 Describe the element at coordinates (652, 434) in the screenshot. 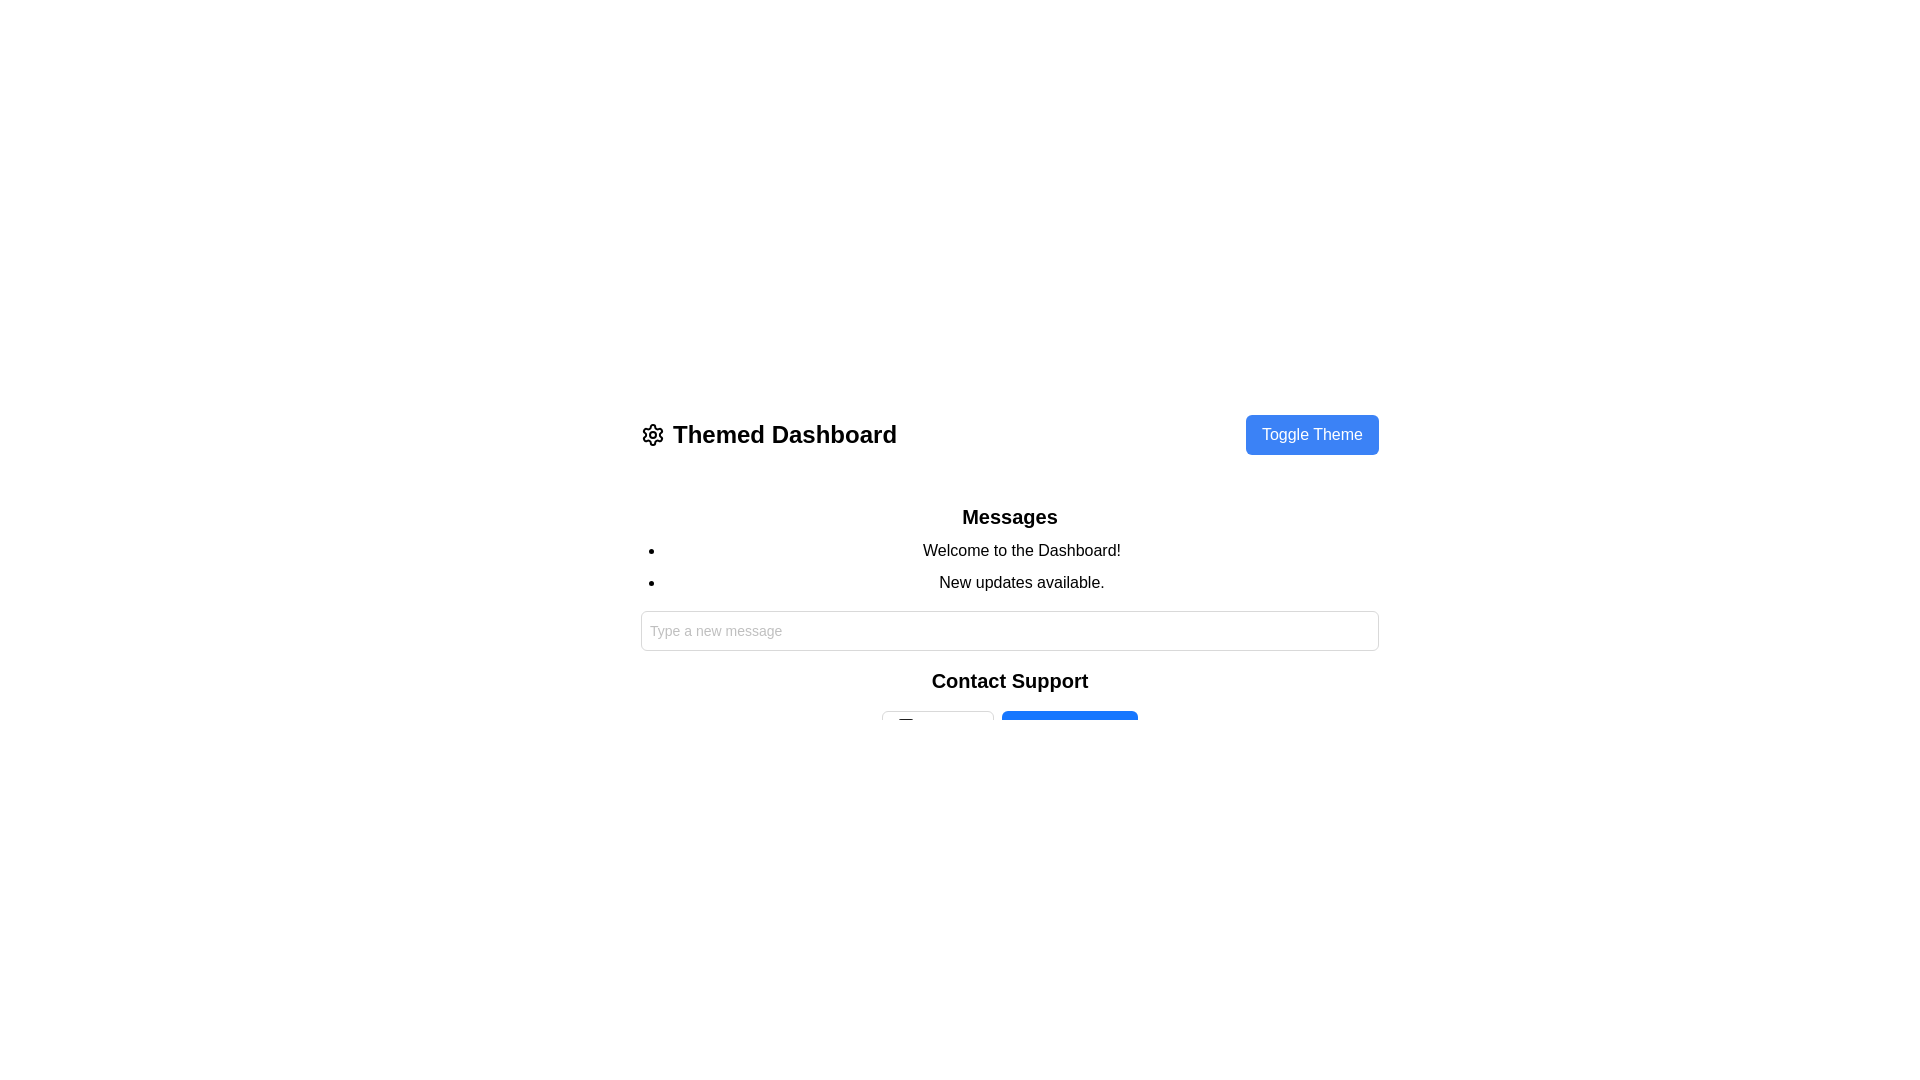

I see `the settings icon located to the left of the title 'Themed Dashboard' in the header section for navigation` at that location.